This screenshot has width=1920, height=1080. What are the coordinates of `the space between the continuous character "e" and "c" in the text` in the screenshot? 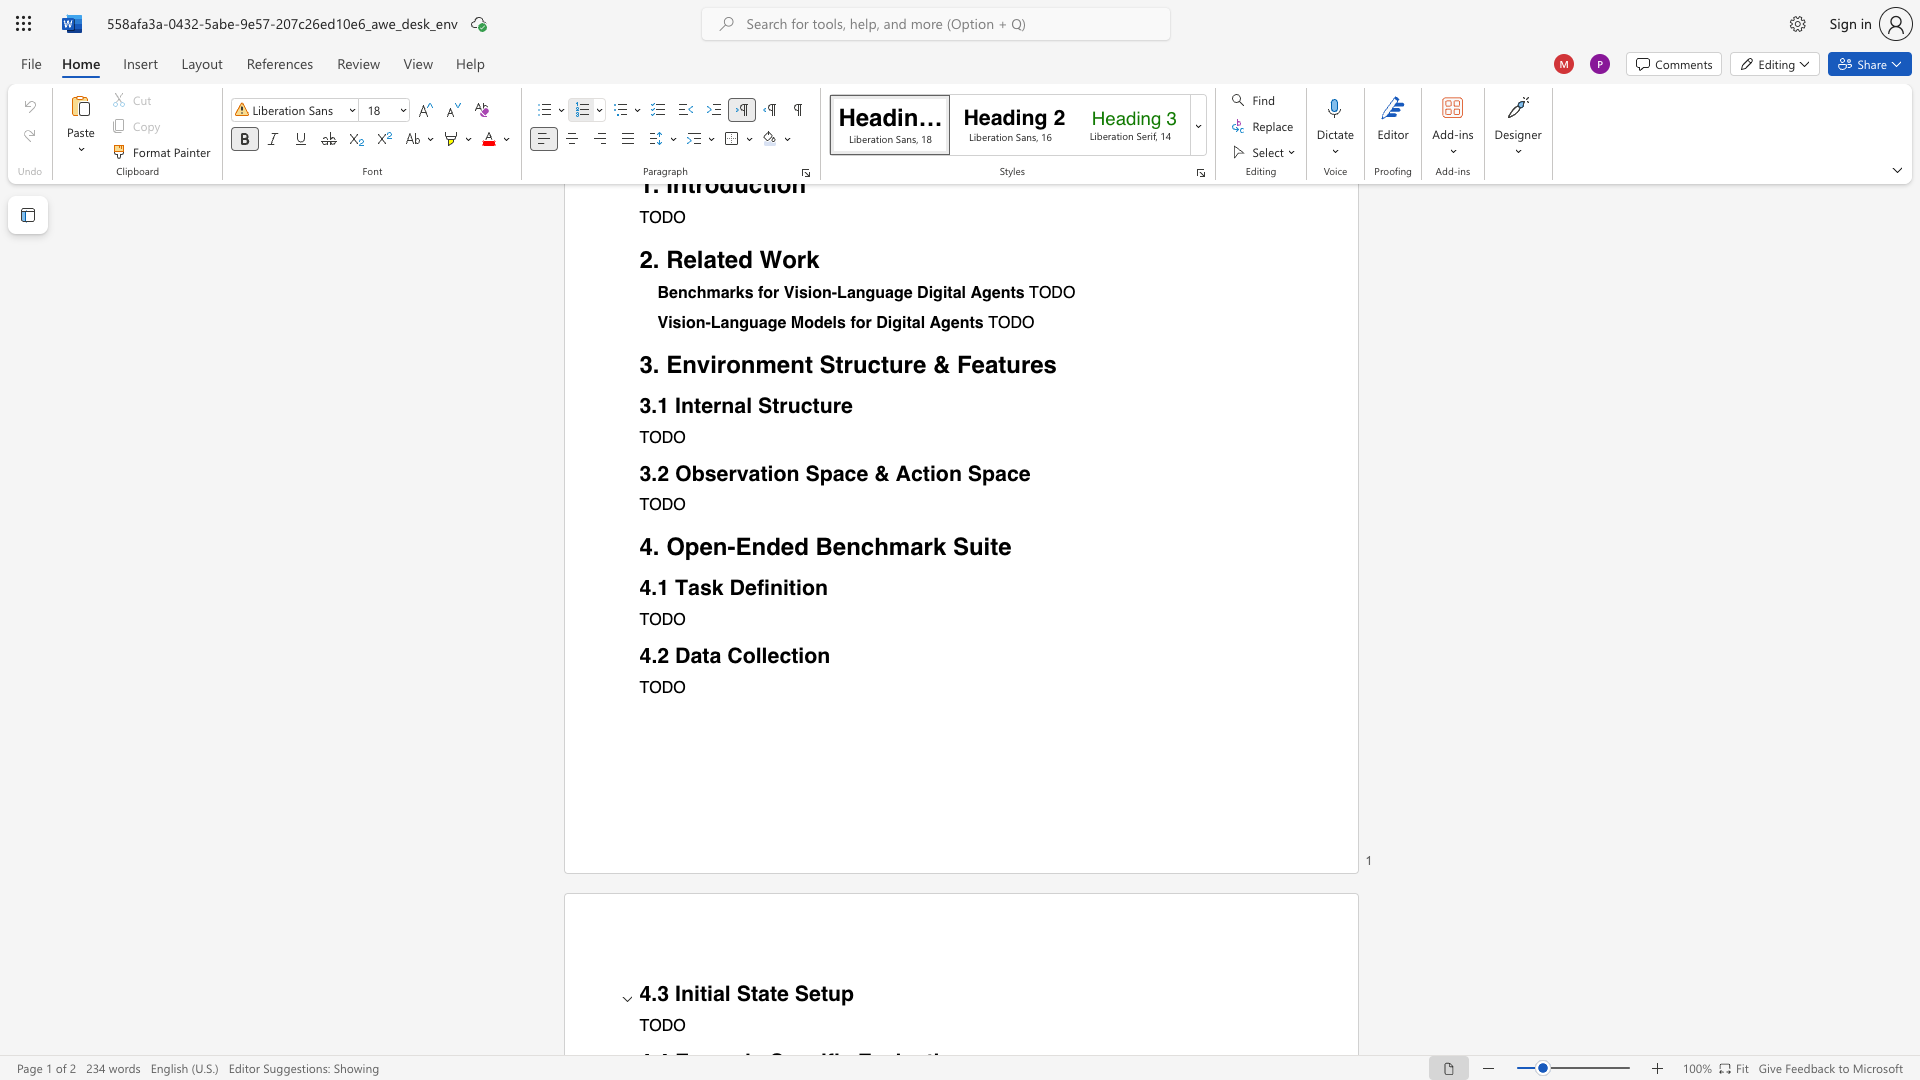 It's located at (778, 655).